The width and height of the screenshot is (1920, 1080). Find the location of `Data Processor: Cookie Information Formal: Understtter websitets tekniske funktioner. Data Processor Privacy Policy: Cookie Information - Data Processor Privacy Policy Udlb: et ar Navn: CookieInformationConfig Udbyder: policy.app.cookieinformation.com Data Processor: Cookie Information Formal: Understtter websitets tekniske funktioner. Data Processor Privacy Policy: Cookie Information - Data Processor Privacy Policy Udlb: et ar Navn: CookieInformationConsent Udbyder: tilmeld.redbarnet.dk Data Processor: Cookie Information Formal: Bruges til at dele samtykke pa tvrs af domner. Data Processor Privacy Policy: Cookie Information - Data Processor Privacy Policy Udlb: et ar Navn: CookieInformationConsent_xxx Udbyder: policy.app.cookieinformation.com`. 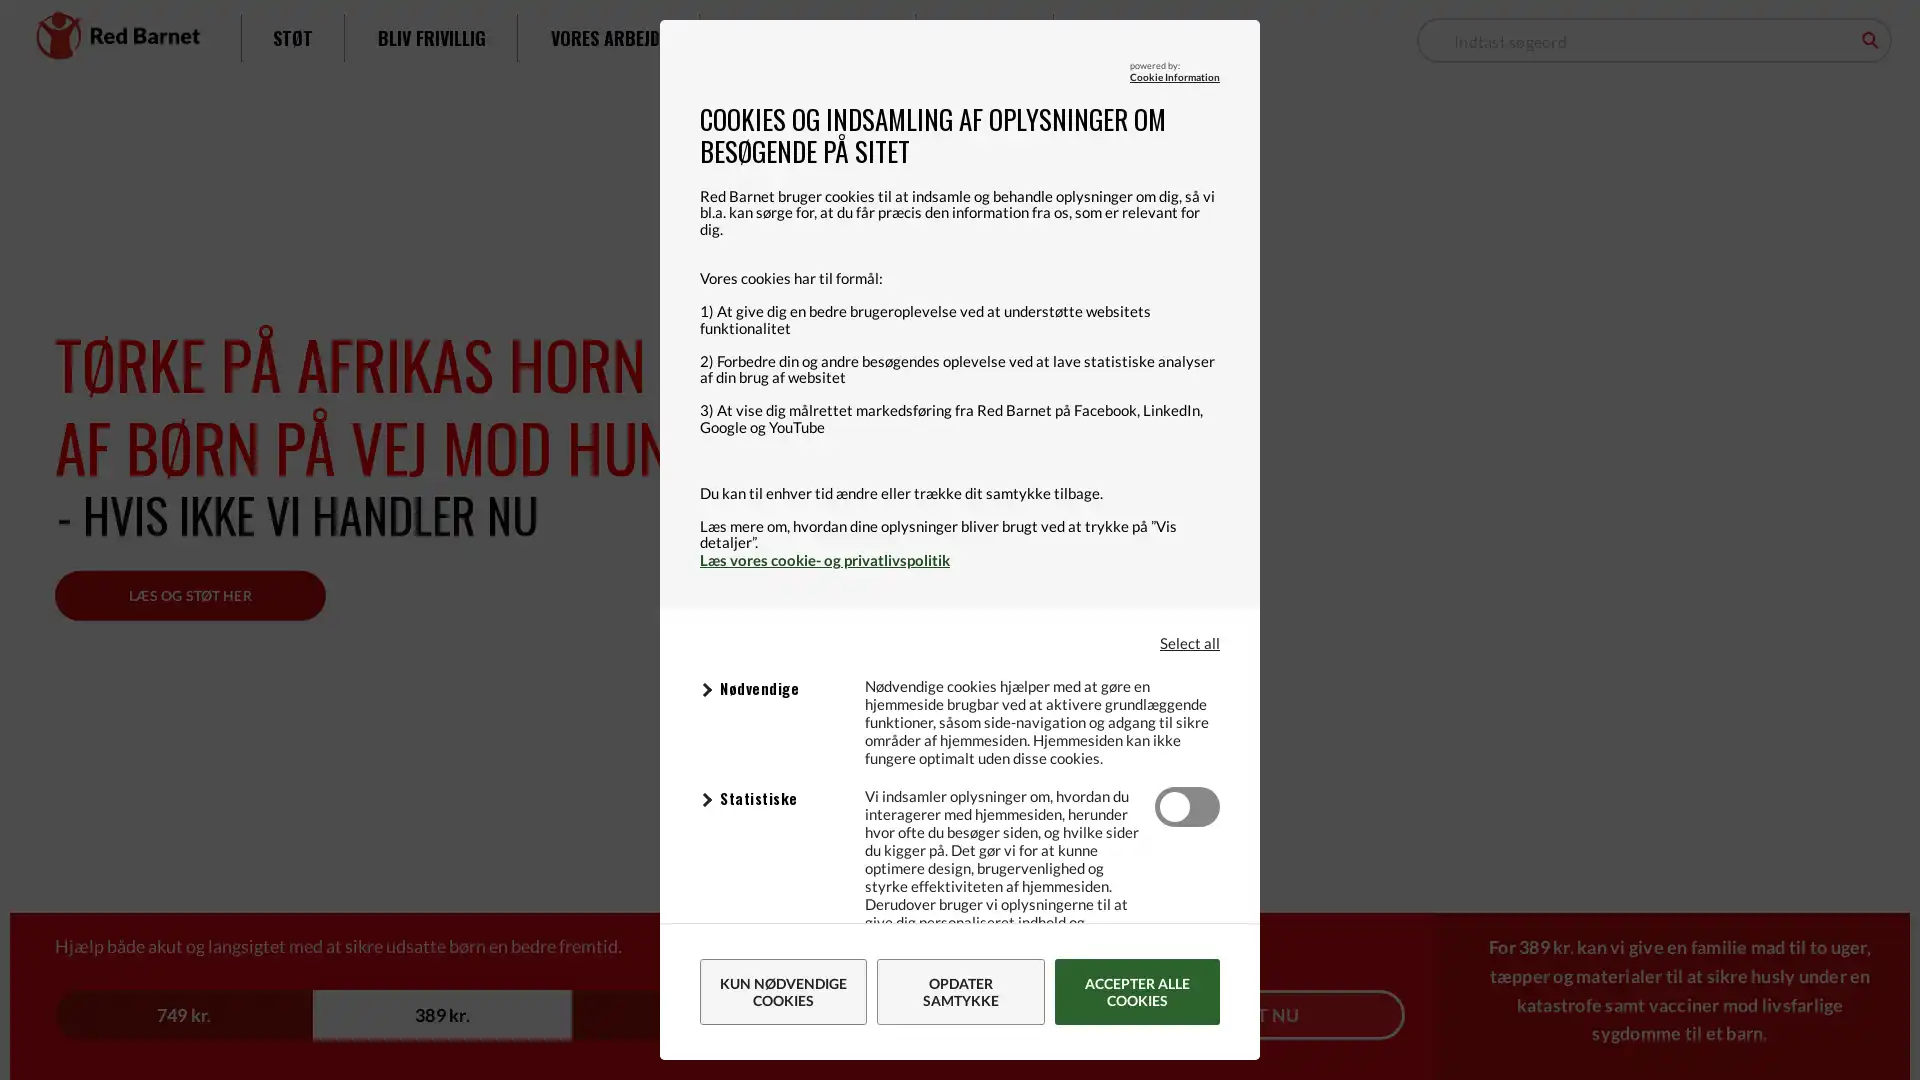

Data Processor: Cookie Information Formal: Understtter websitets tekniske funktioner. Data Processor Privacy Policy: Cookie Information - Data Processor Privacy Policy Udlb: et ar Navn: CookieInformationConfig Udbyder: policy.app.cookieinformation.com Data Processor: Cookie Information Formal: Understtter websitets tekniske funktioner. Data Processor Privacy Policy: Cookie Information - Data Processor Privacy Policy Udlb: et ar Navn: CookieInformationConsent Udbyder: tilmeld.redbarnet.dk Data Processor: Cookie Information Formal: Bruges til at dele samtykke pa tvrs af domner. Data Processor Privacy Policy: Cookie Information - Data Processor Privacy Policy Udlb: et ar Navn: CookieInformationConsent_xxx Udbyder: policy.app.cookieinformation.com is located at coordinates (771, 689).